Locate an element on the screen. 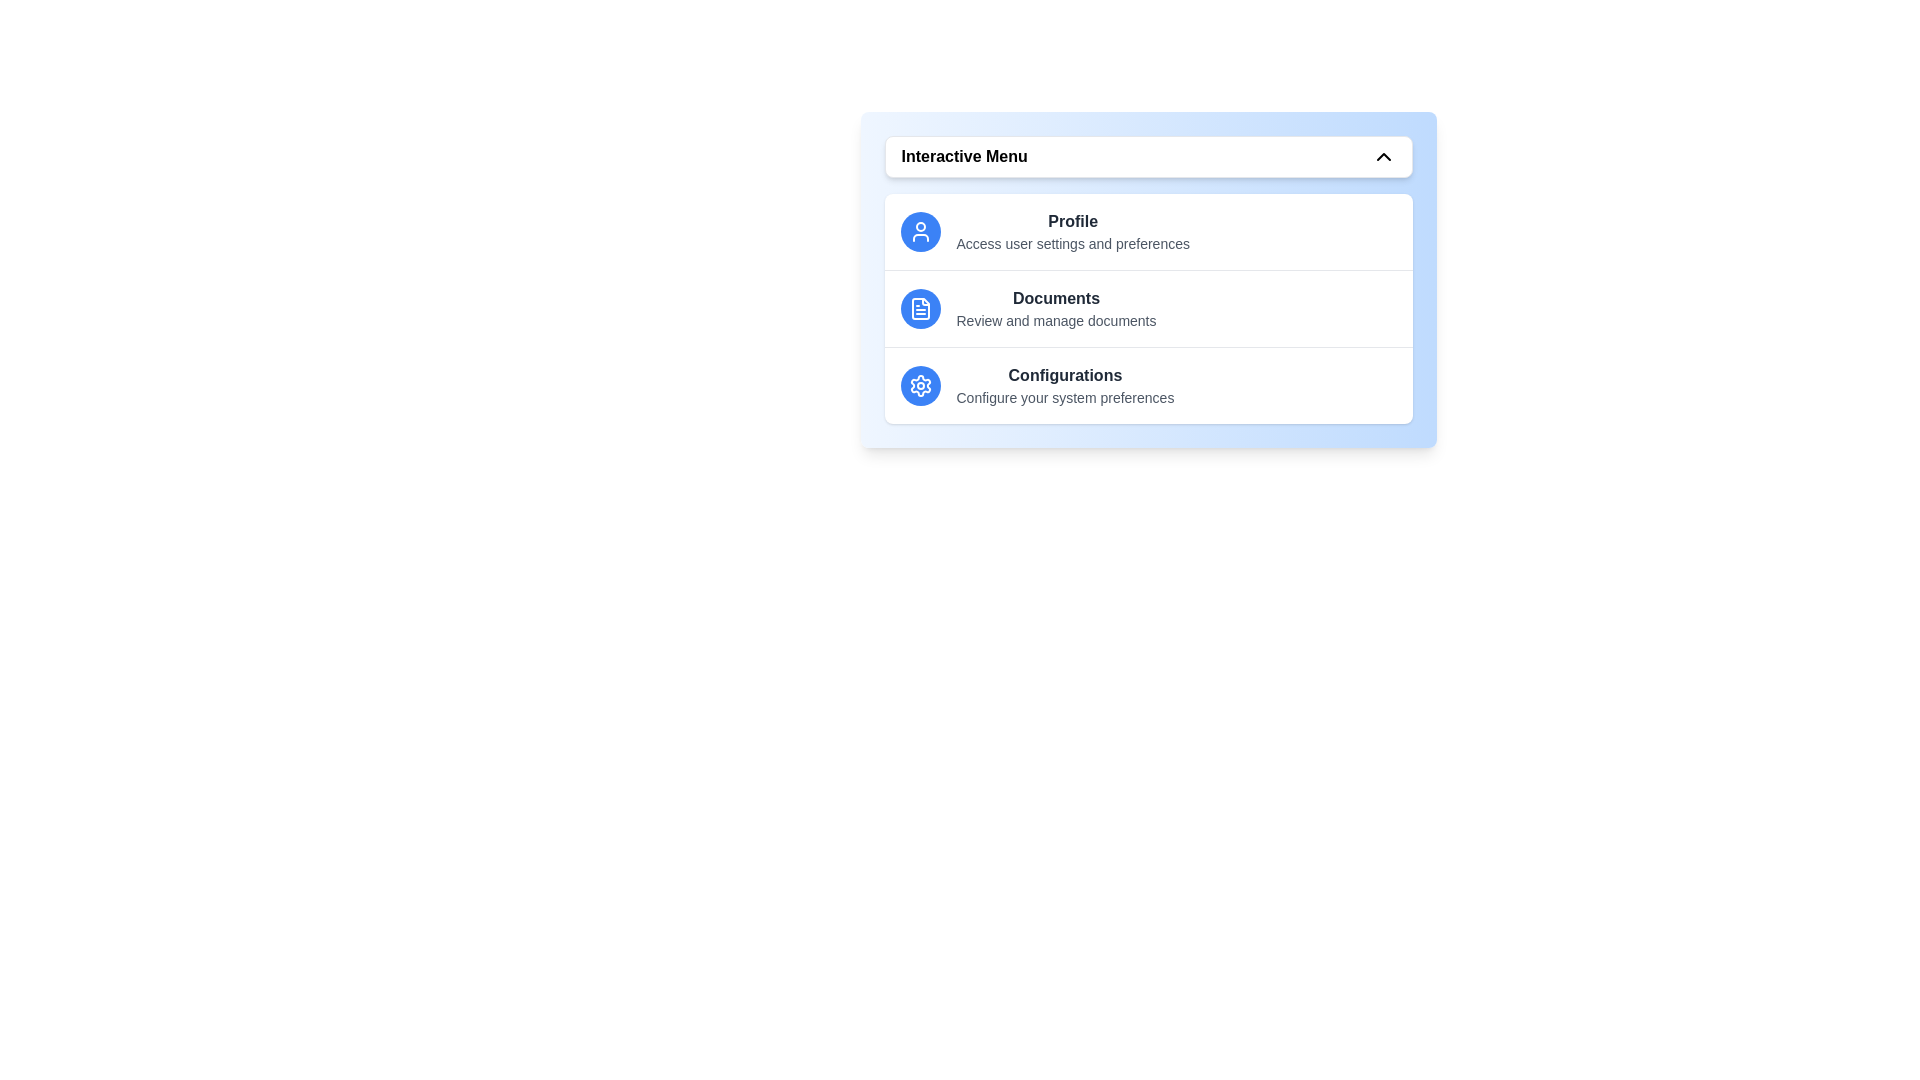 This screenshot has width=1920, height=1080. the icon corresponding to Documents in the menu is located at coordinates (919, 308).